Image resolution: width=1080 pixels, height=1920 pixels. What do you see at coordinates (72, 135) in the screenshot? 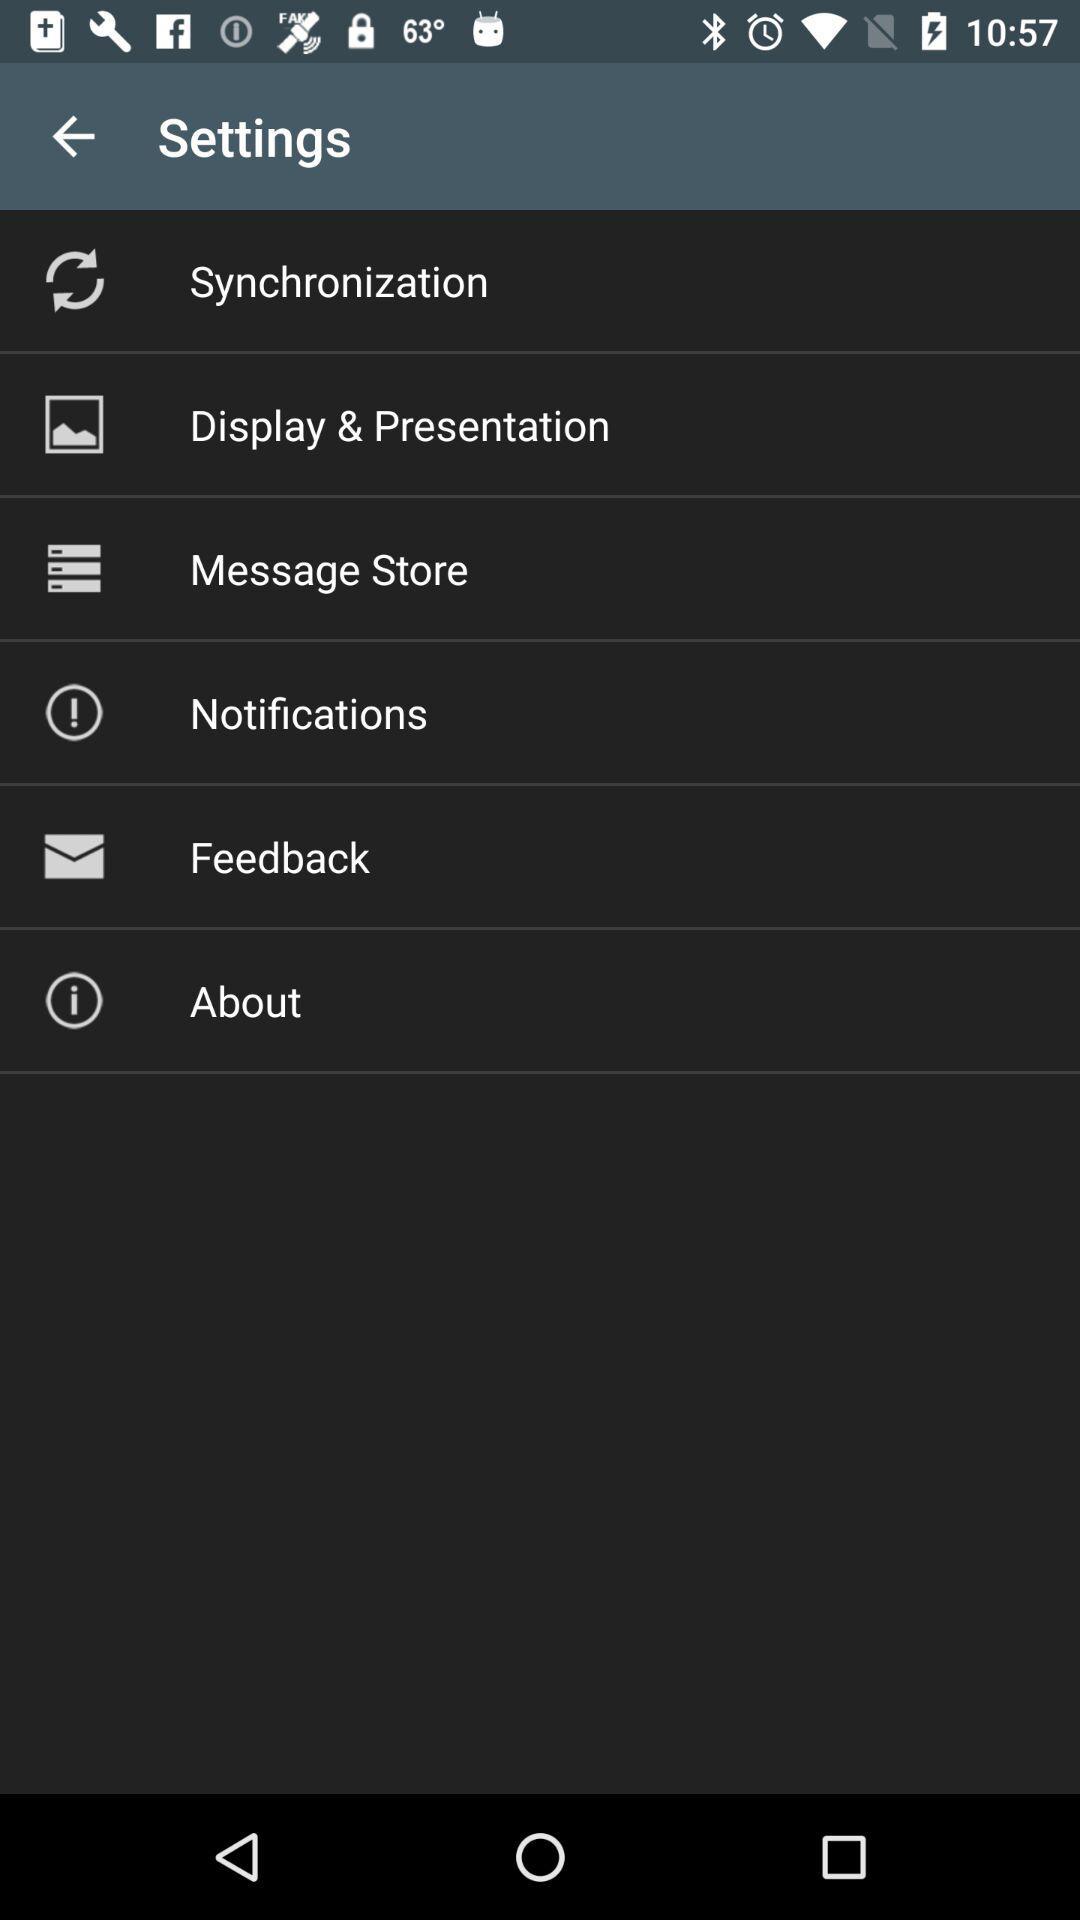
I see `the app to the left of the settings icon` at bounding box center [72, 135].